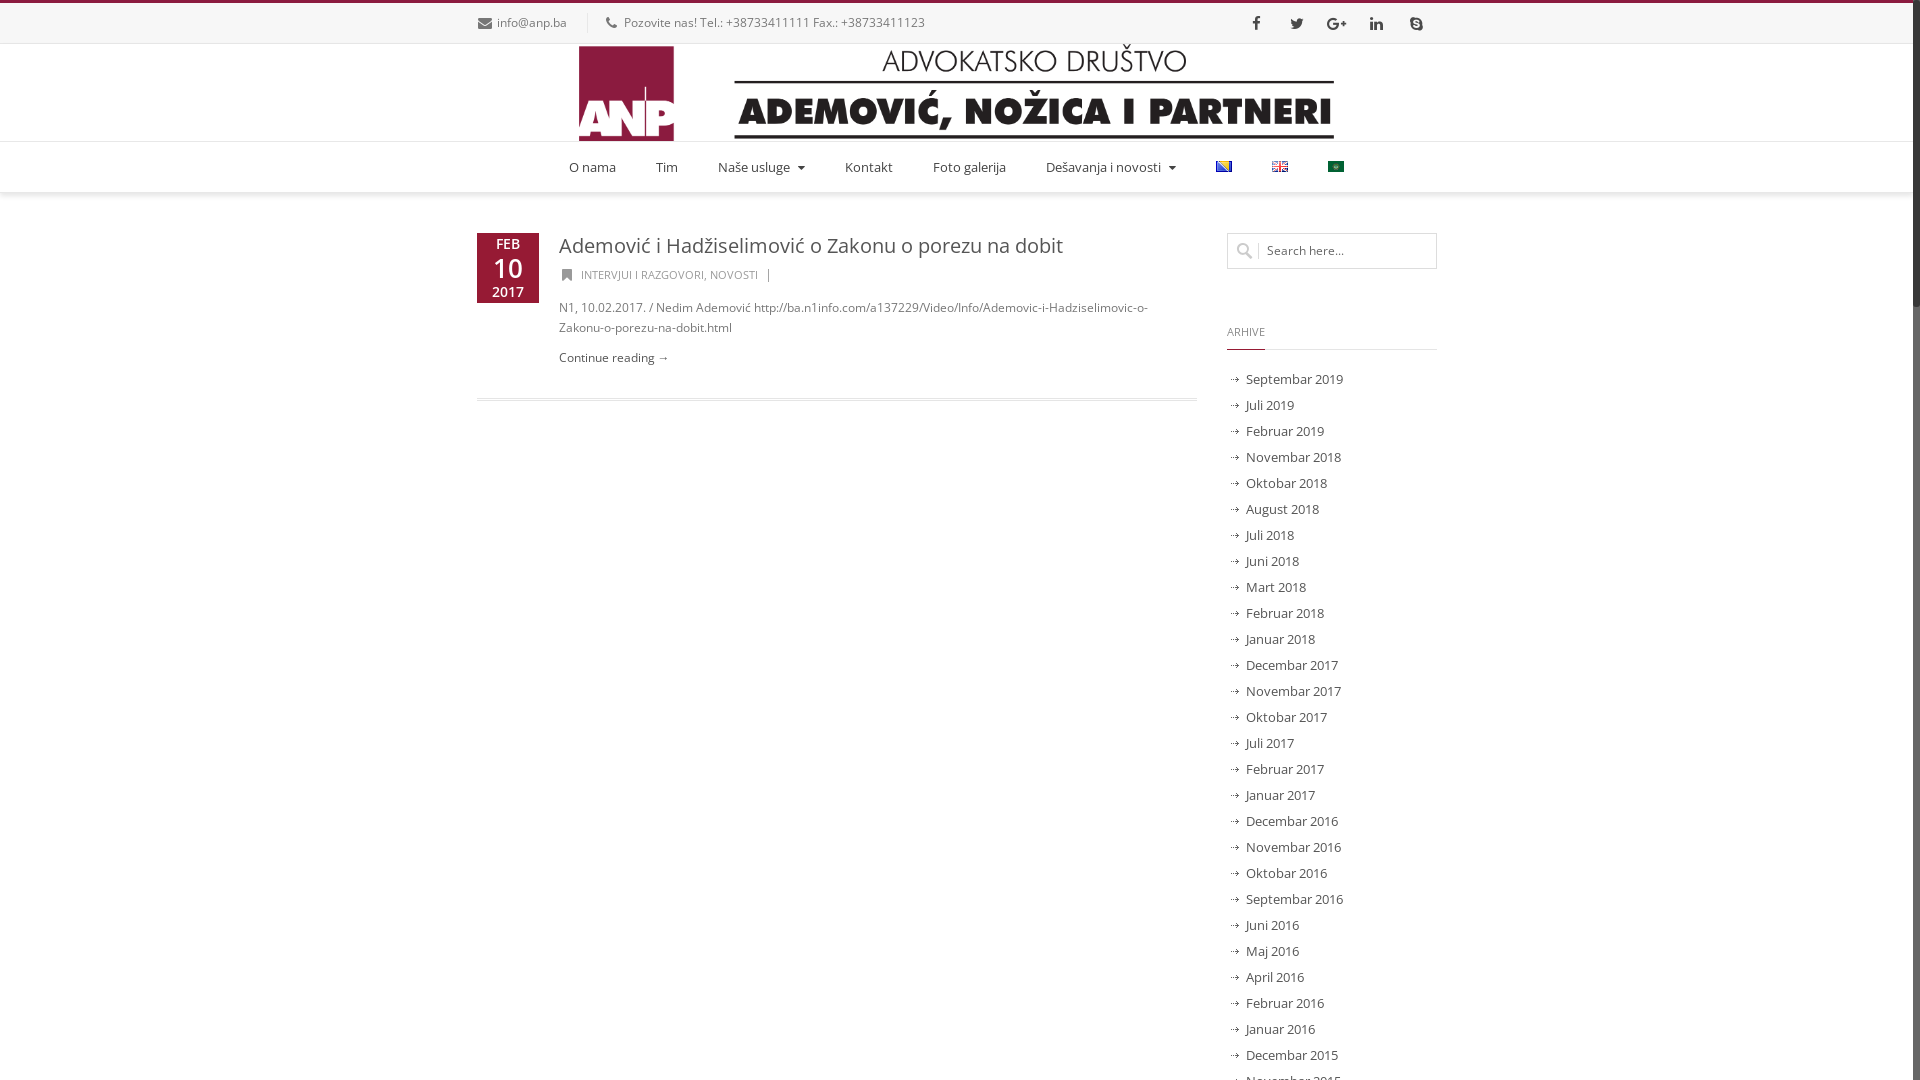 The width and height of the screenshot is (1920, 1080). Describe the element at coordinates (733, 274) in the screenshot. I see `'NOVOSTI'` at that location.